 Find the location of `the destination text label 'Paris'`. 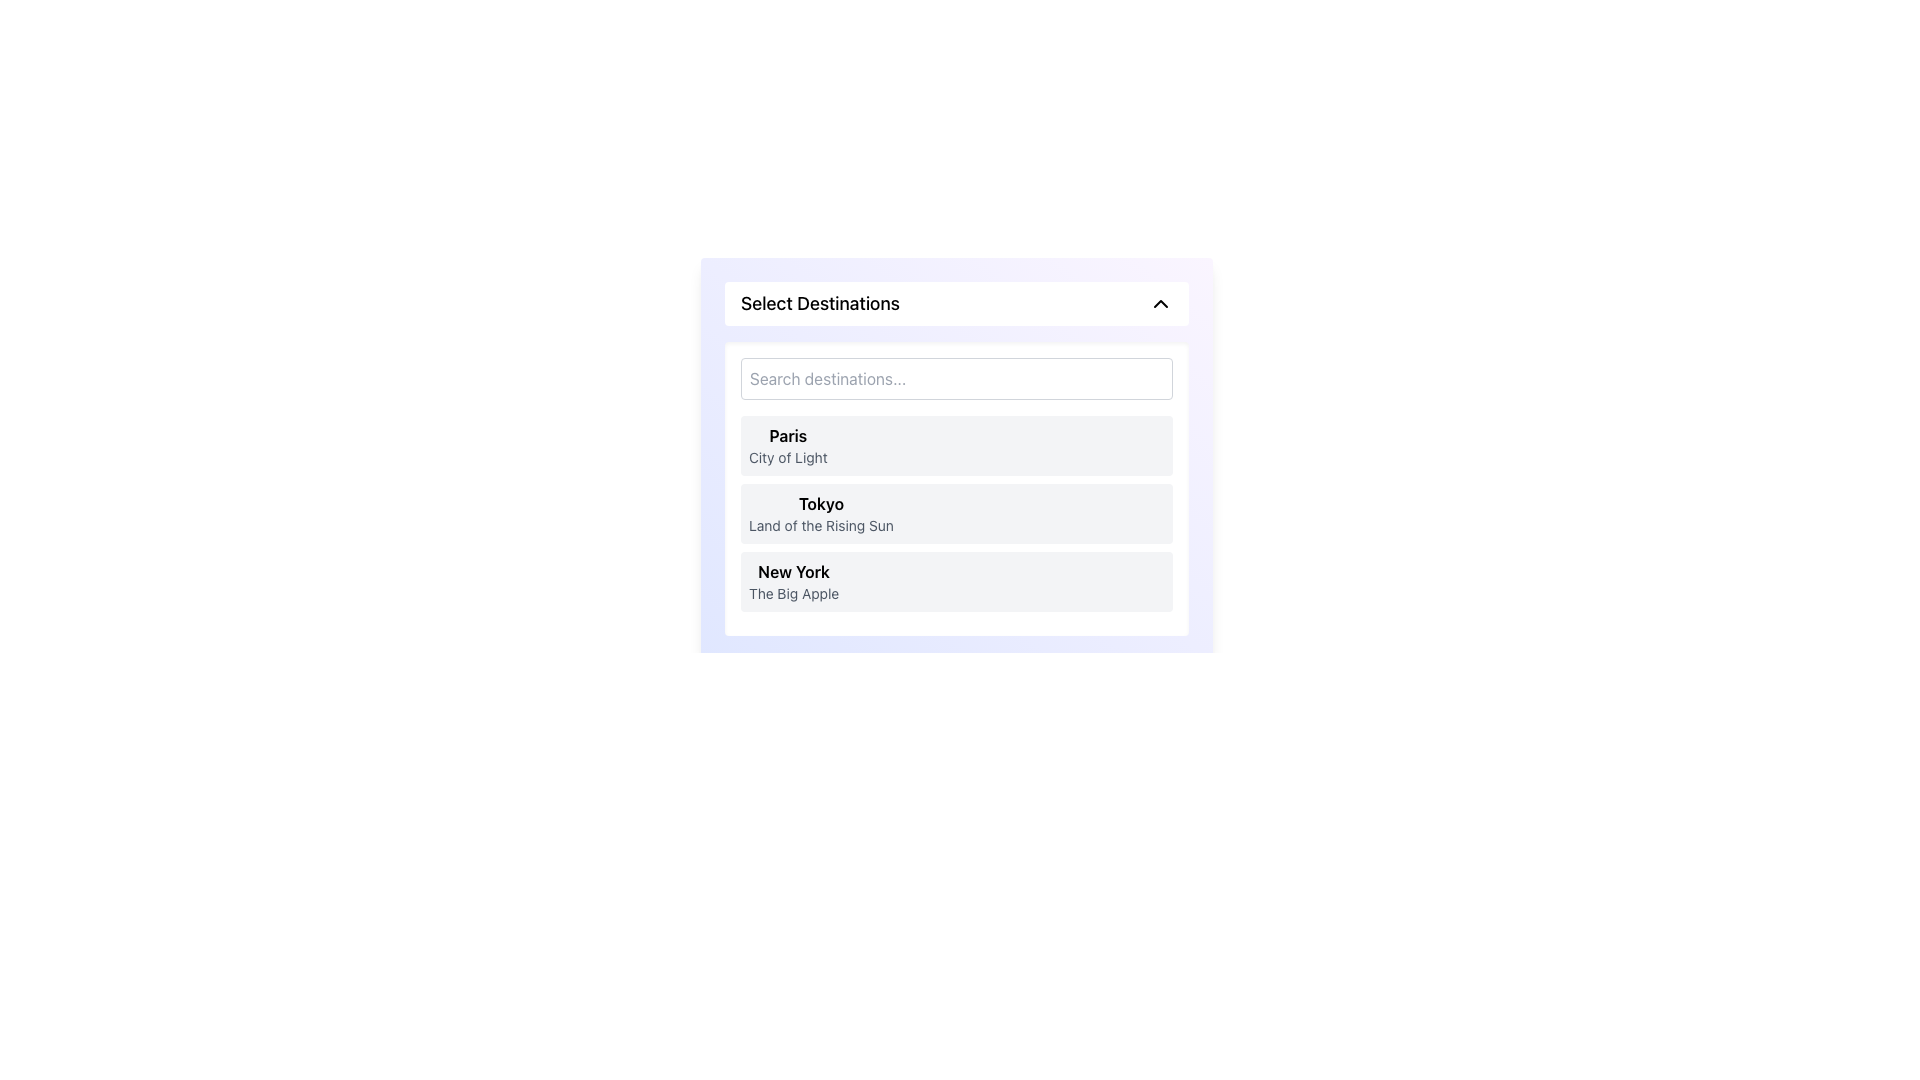

the destination text label 'Paris' is located at coordinates (787, 445).